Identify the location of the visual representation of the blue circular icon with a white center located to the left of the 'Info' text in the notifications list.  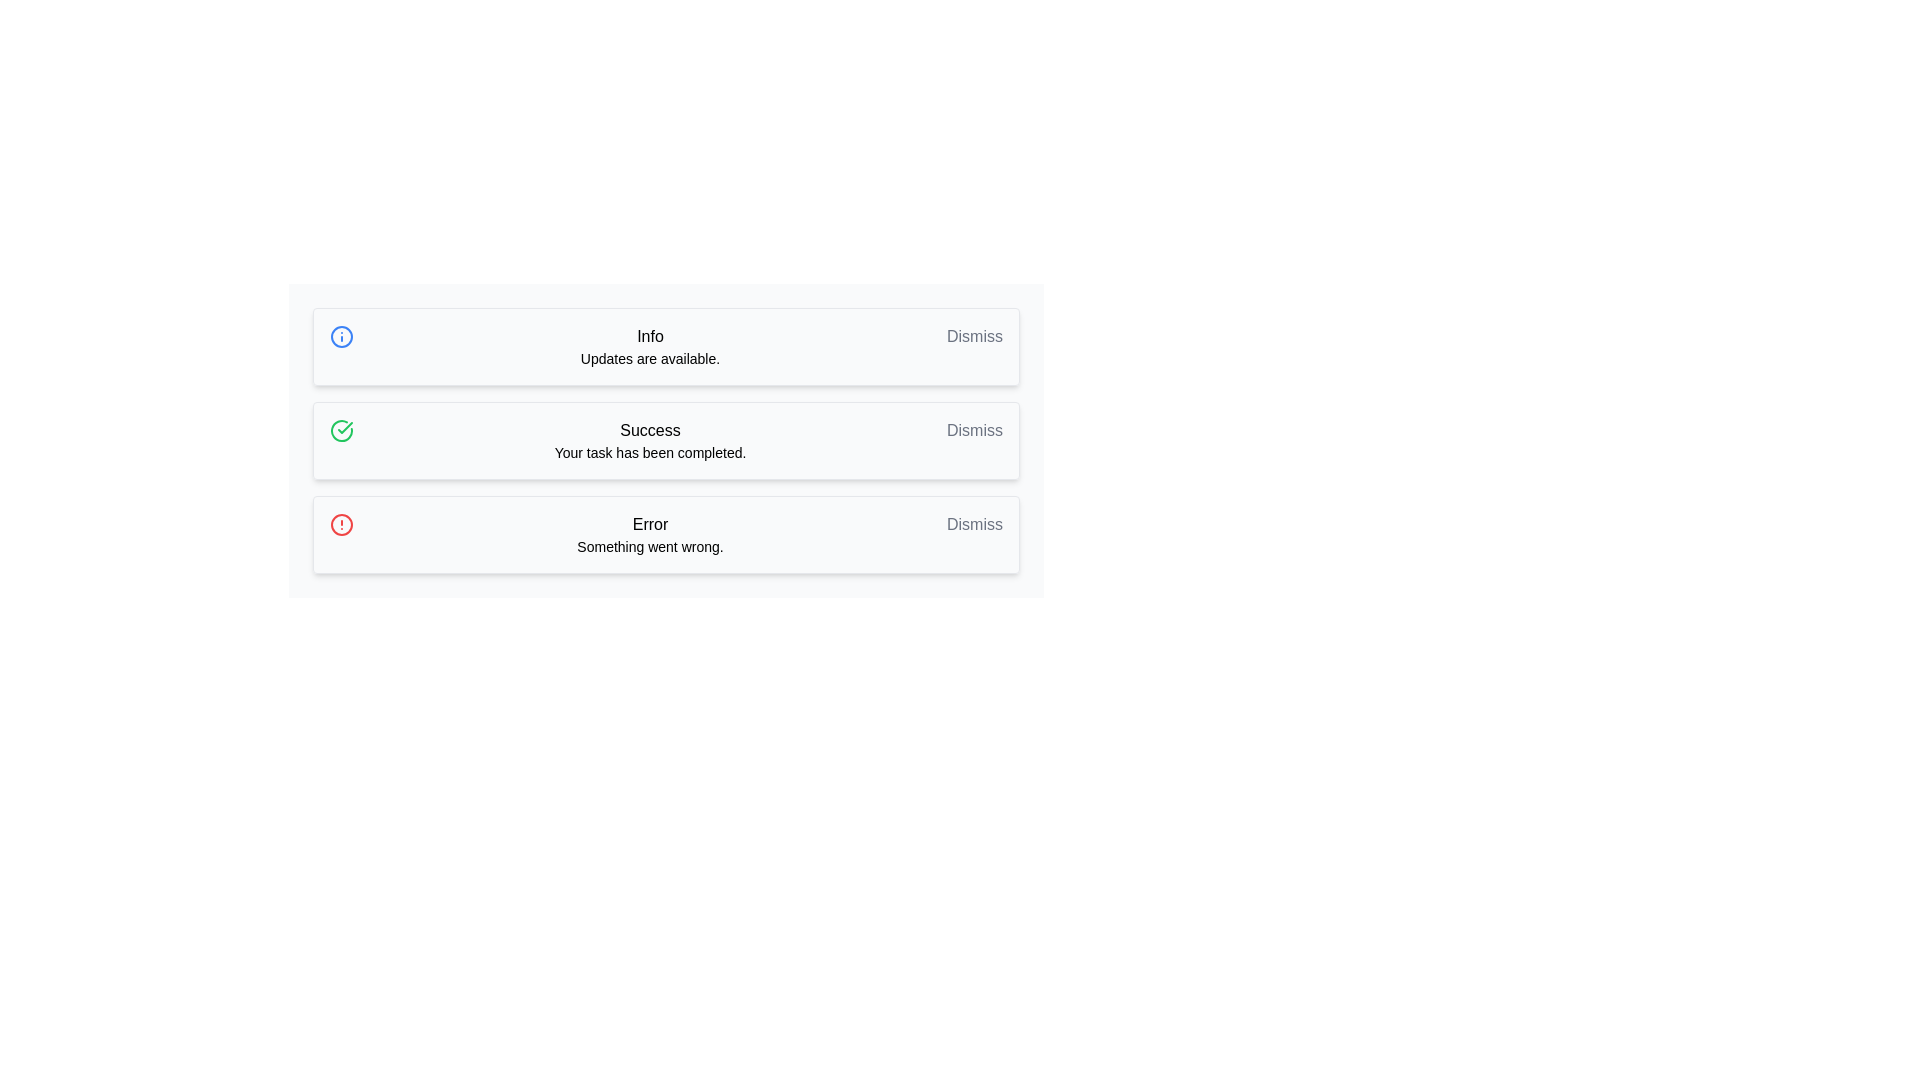
(341, 335).